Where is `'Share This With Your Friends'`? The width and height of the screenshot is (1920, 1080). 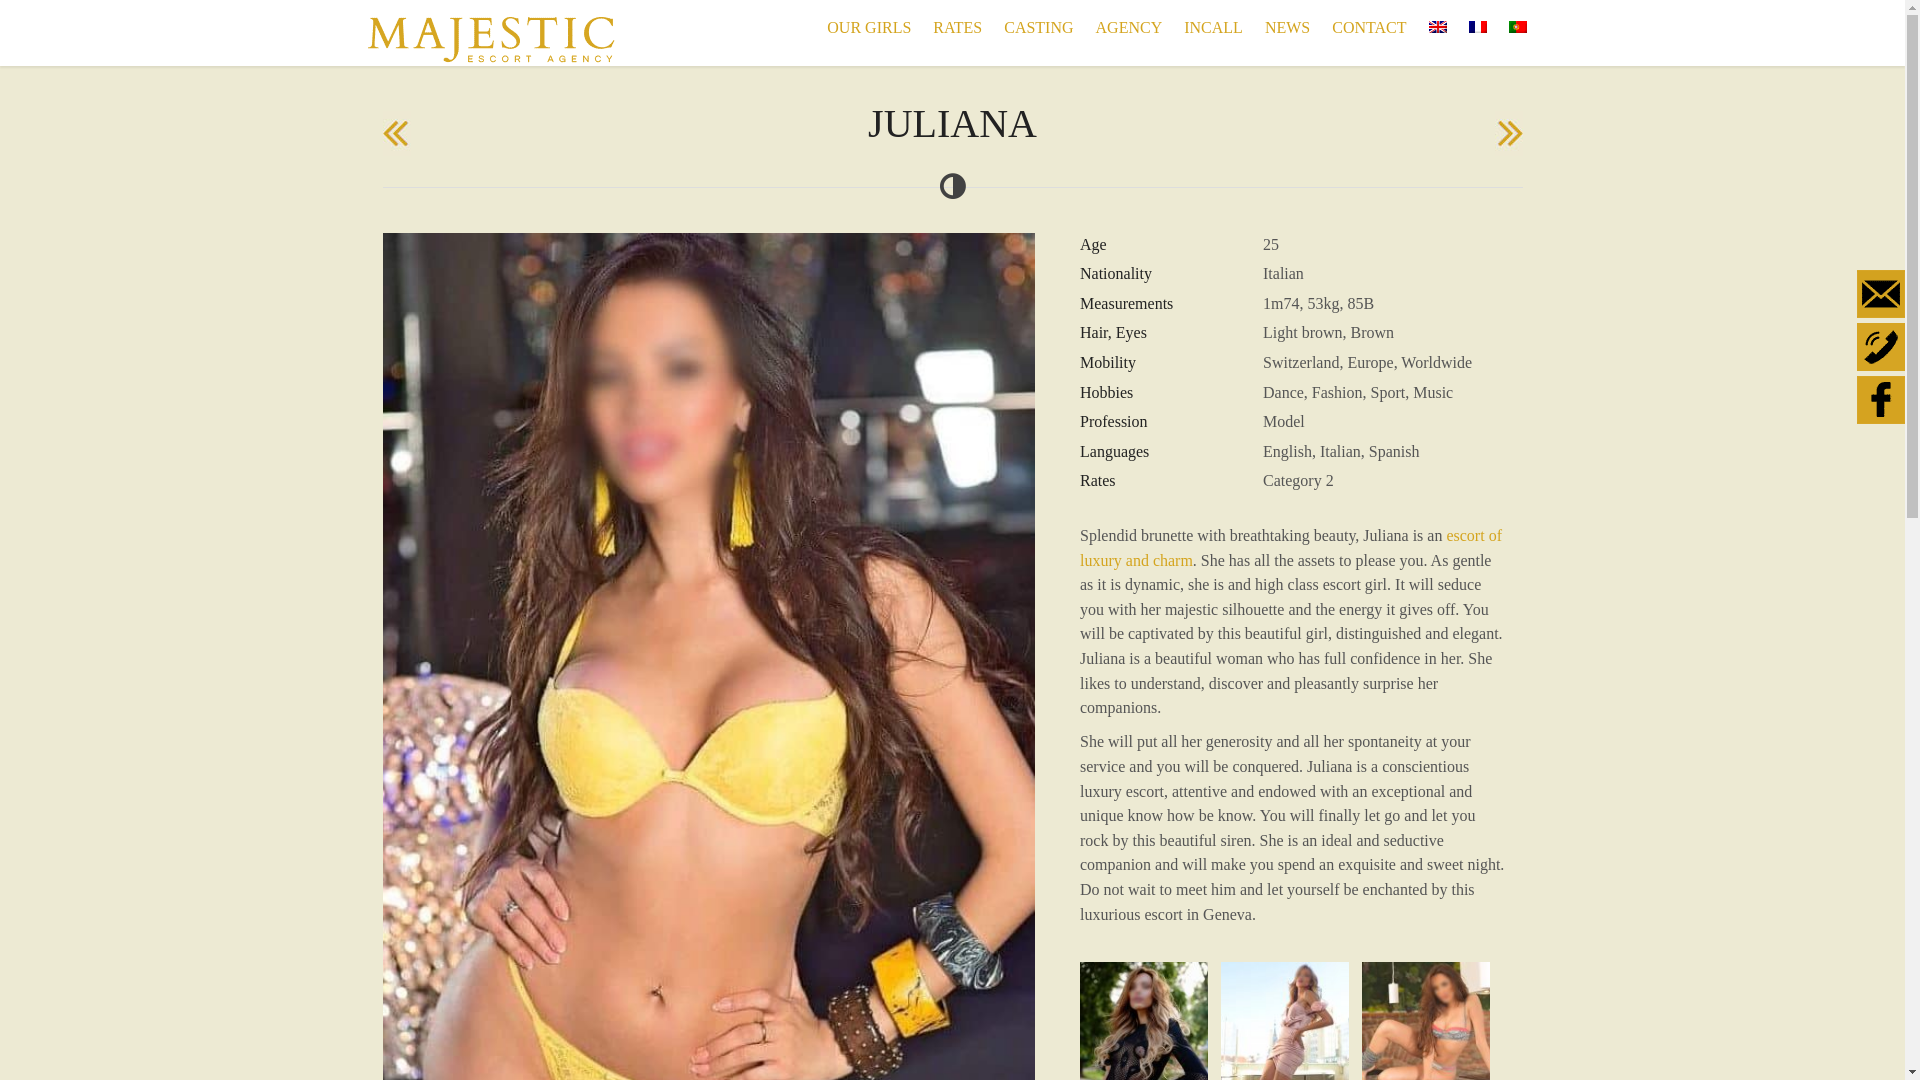 'Share This With Your Friends' is located at coordinates (1881, 348).